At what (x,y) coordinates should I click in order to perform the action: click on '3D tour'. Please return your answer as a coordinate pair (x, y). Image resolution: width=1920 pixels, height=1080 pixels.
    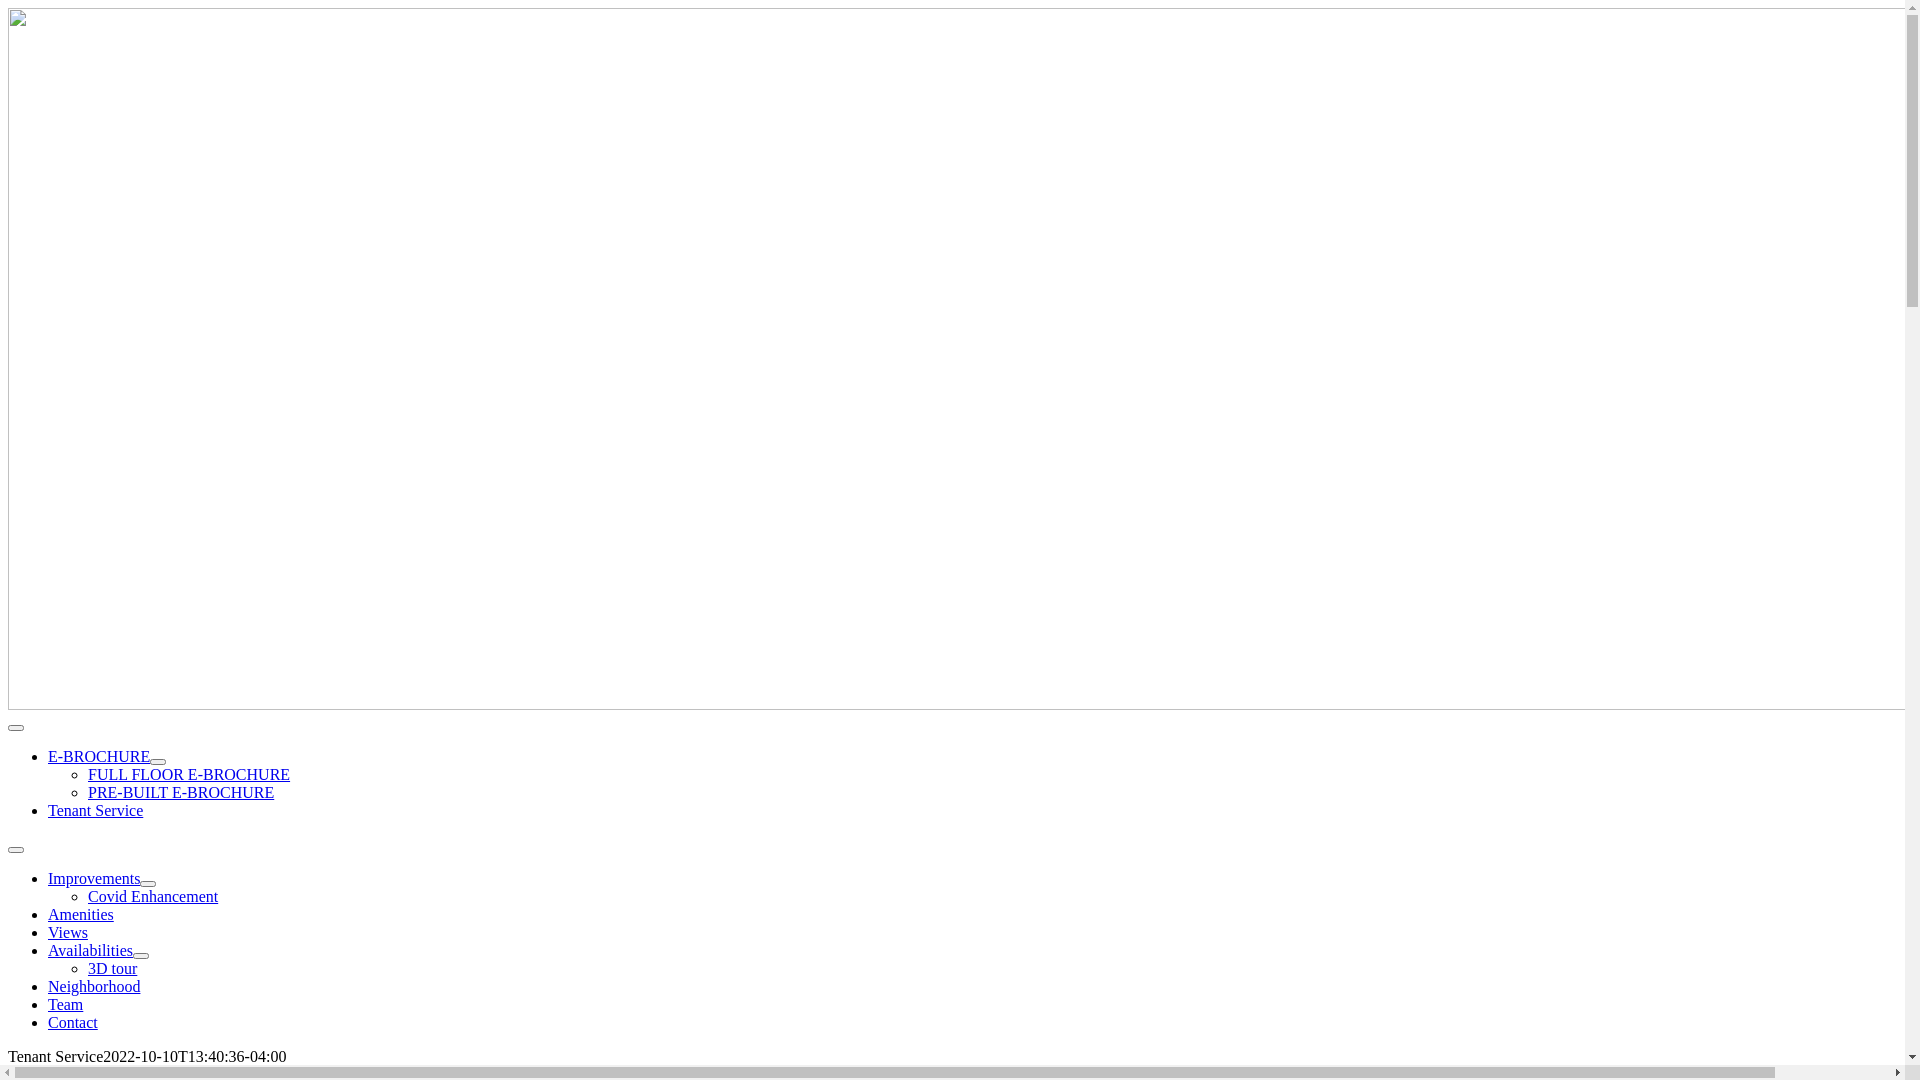
    Looking at the image, I should click on (86, 967).